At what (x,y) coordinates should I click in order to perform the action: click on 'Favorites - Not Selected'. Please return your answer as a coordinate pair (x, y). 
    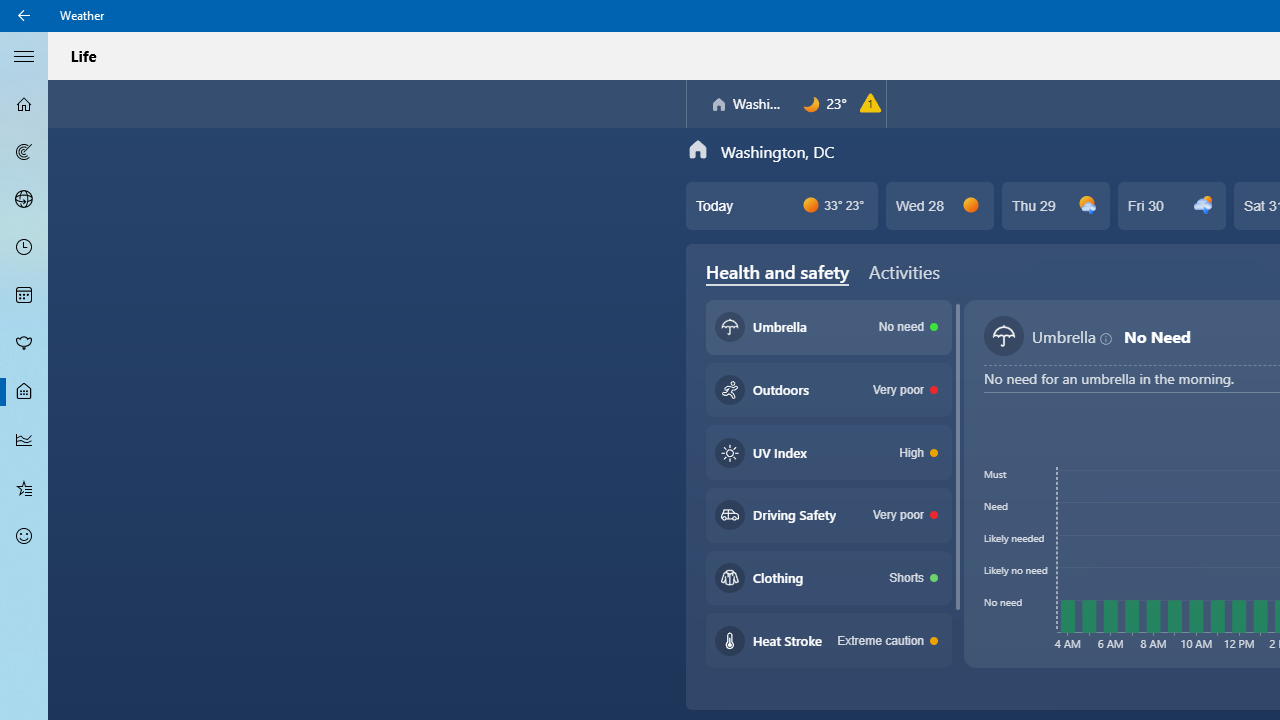
    Looking at the image, I should click on (24, 487).